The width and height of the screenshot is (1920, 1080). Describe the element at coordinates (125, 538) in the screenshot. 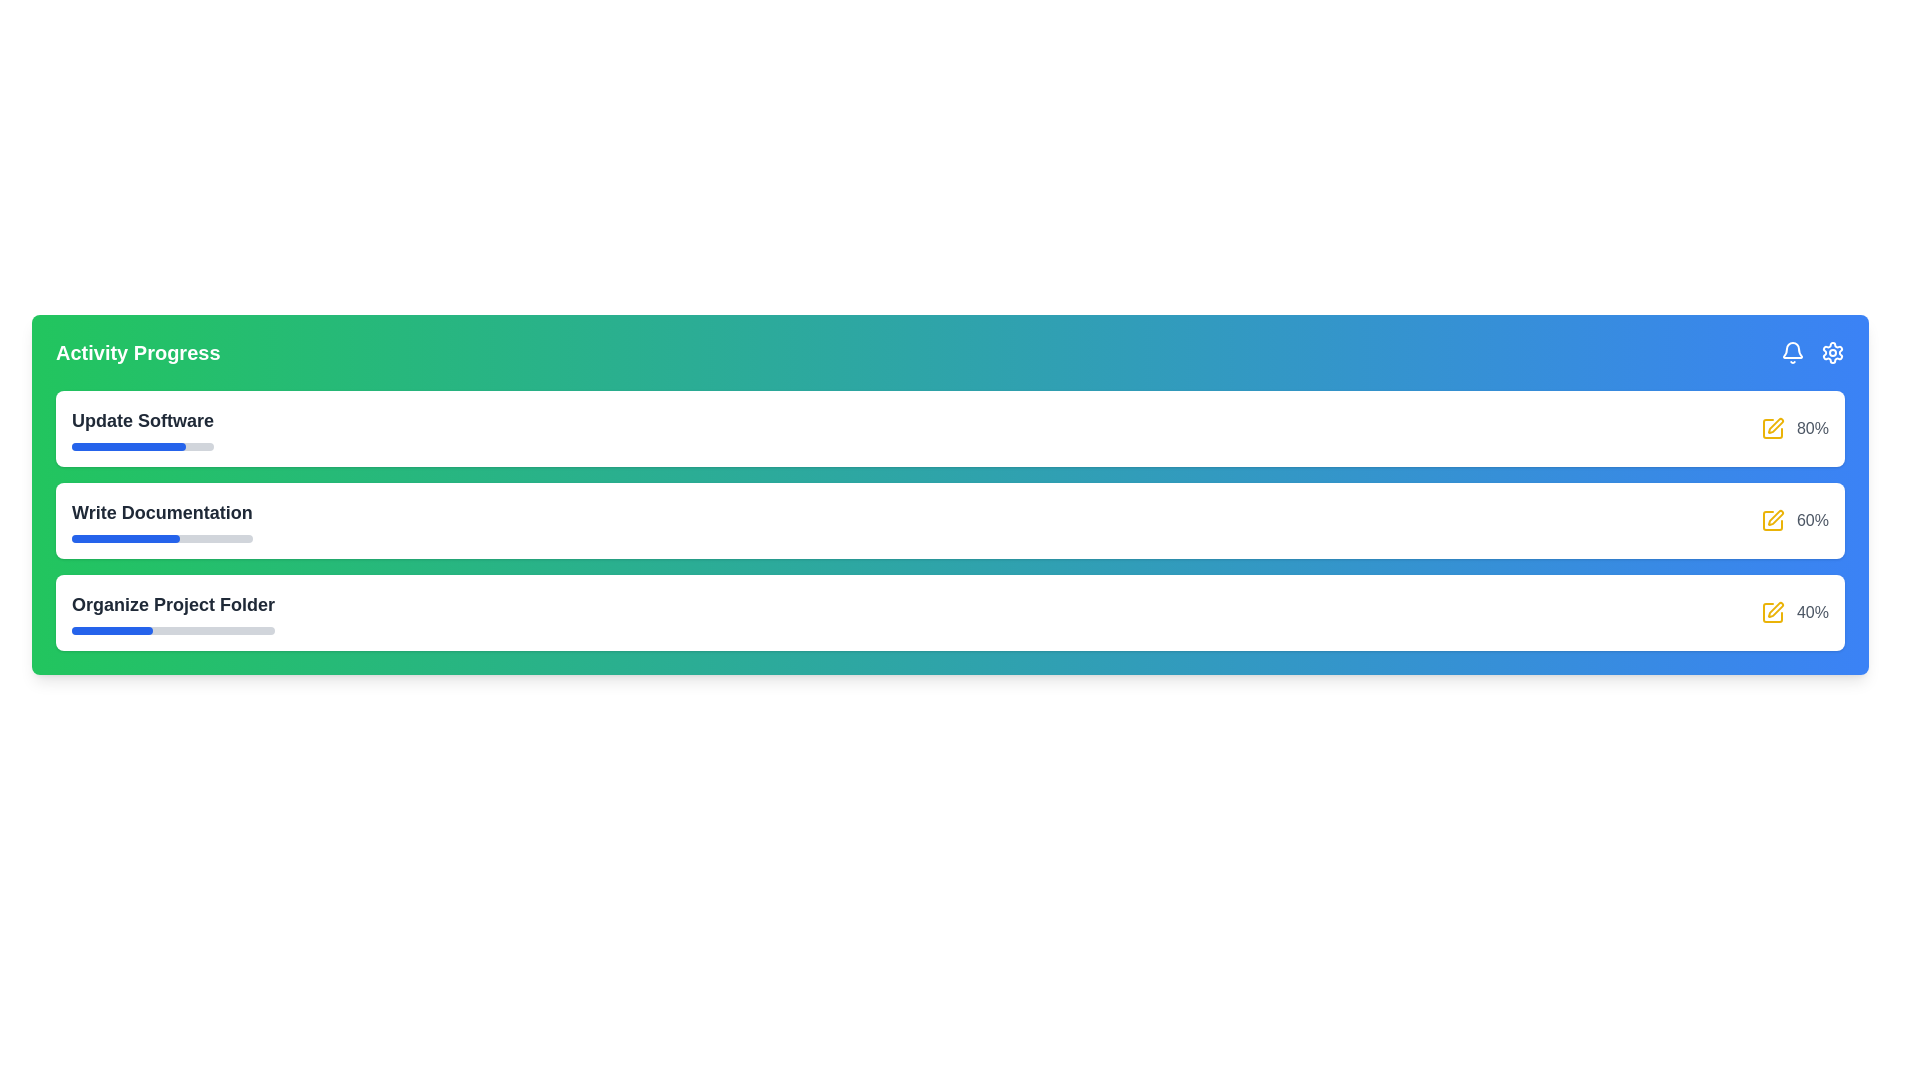

I see `the second progress bar representing 60% completion in the 'Write Documentation' section of the vertically stacked list` at that location.